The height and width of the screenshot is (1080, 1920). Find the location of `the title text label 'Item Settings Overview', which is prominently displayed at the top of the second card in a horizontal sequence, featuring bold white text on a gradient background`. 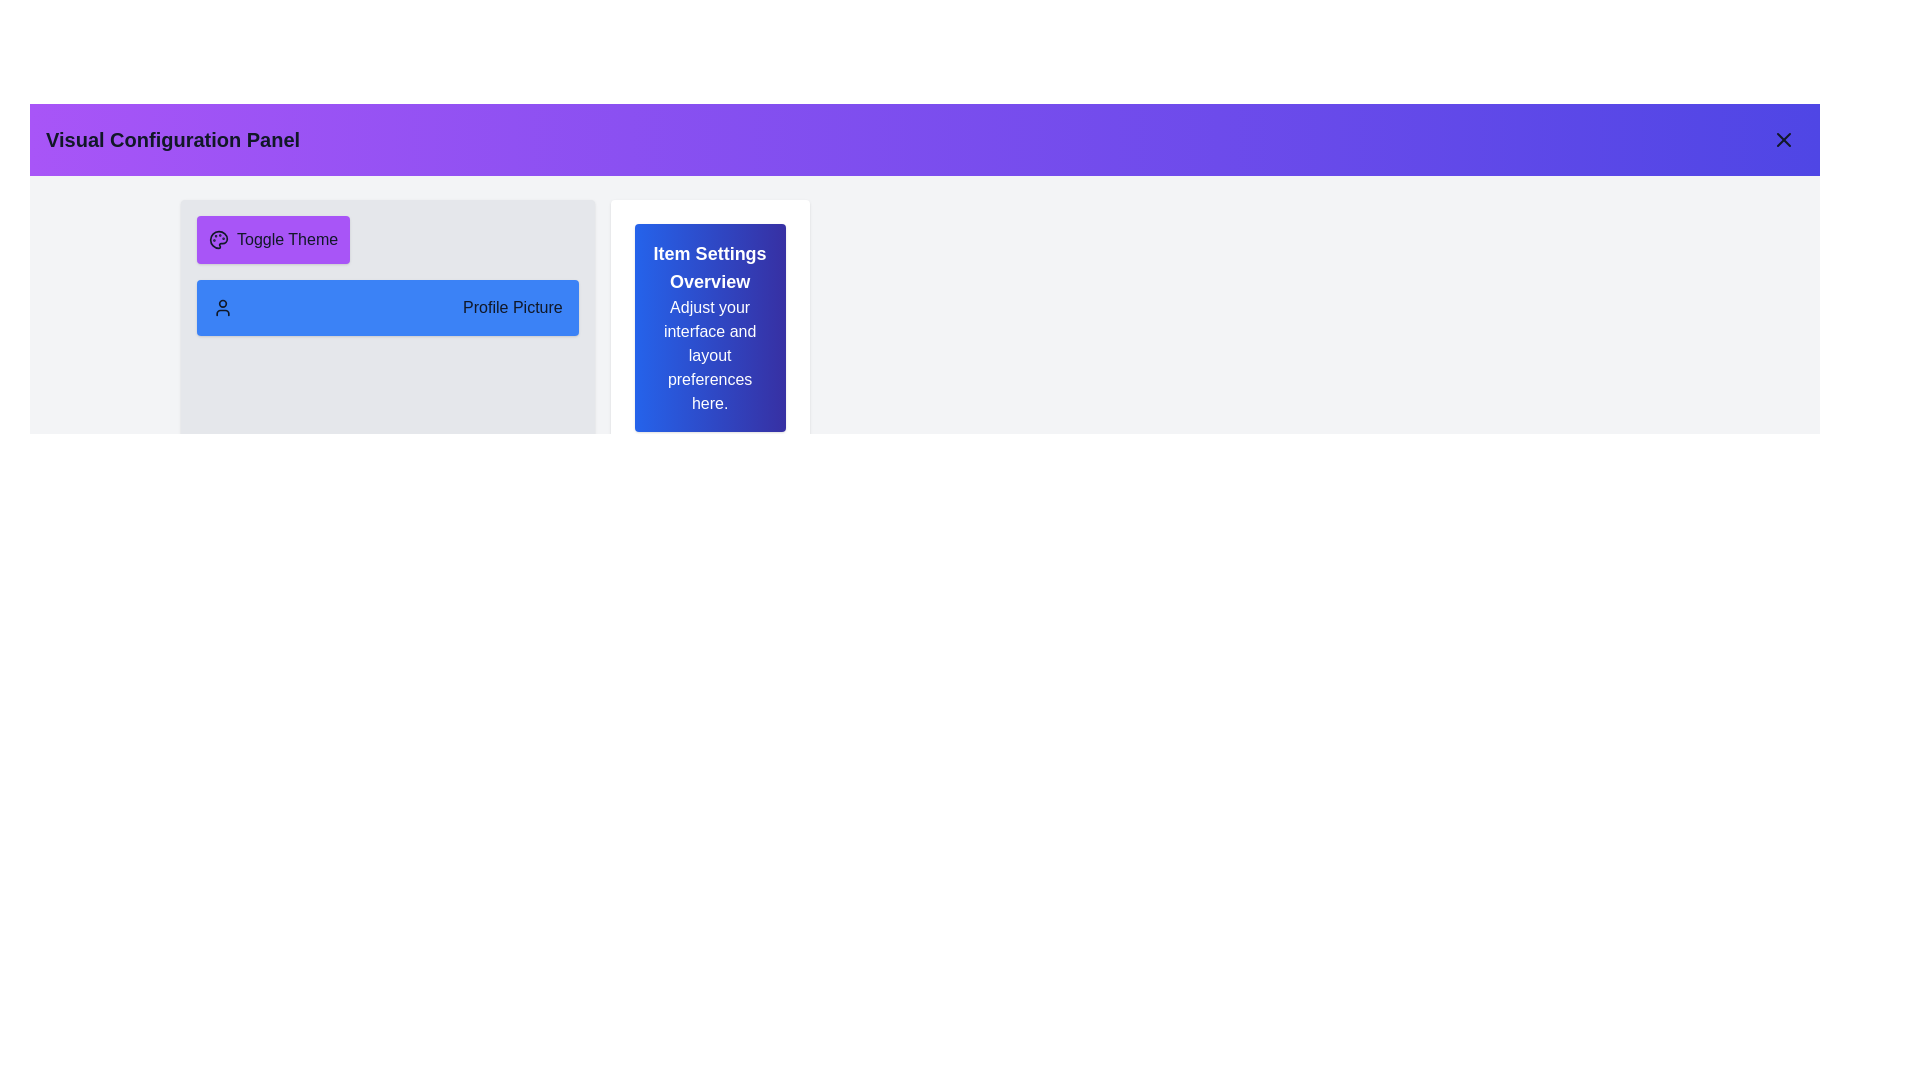

the title text label 'Item Settings Overview', which is prominently displayed at the top of the second card in a horizontal sequence, featuring bold white text on a gradient background is located at coordinates (710, 266).